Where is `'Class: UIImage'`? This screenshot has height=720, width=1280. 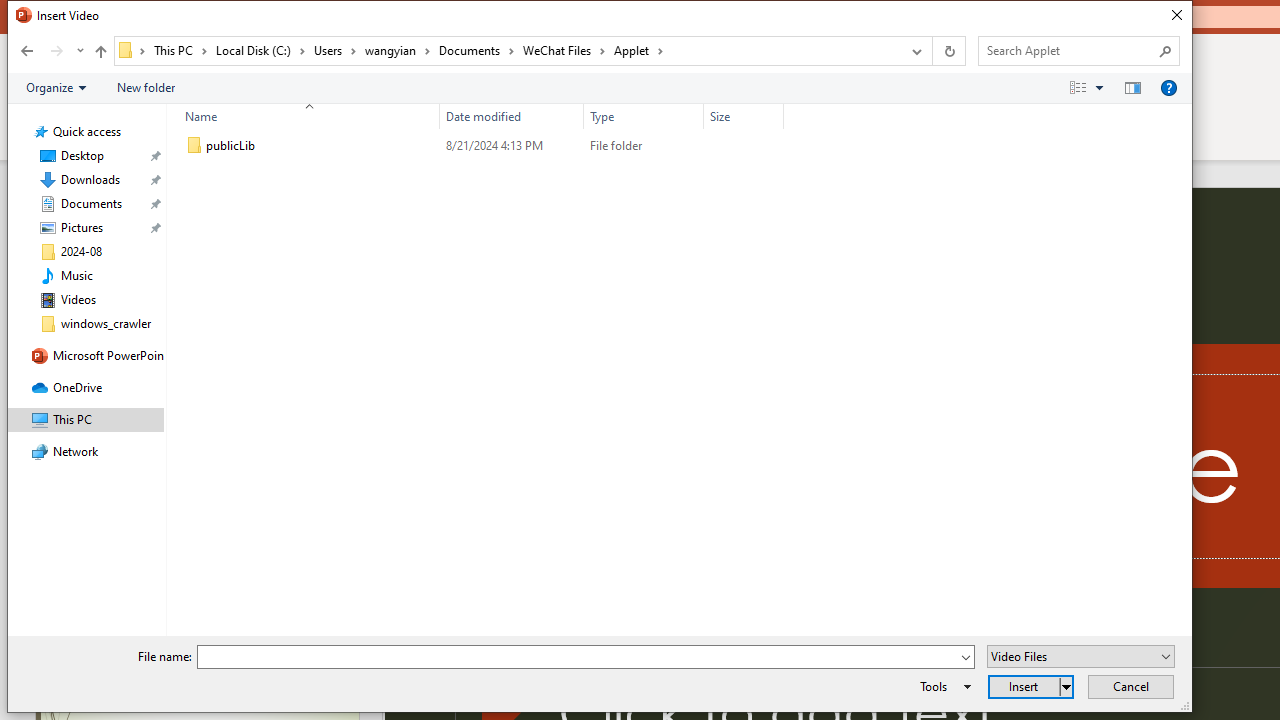 'Class: UIImage' is located at coordinates (194, 145).